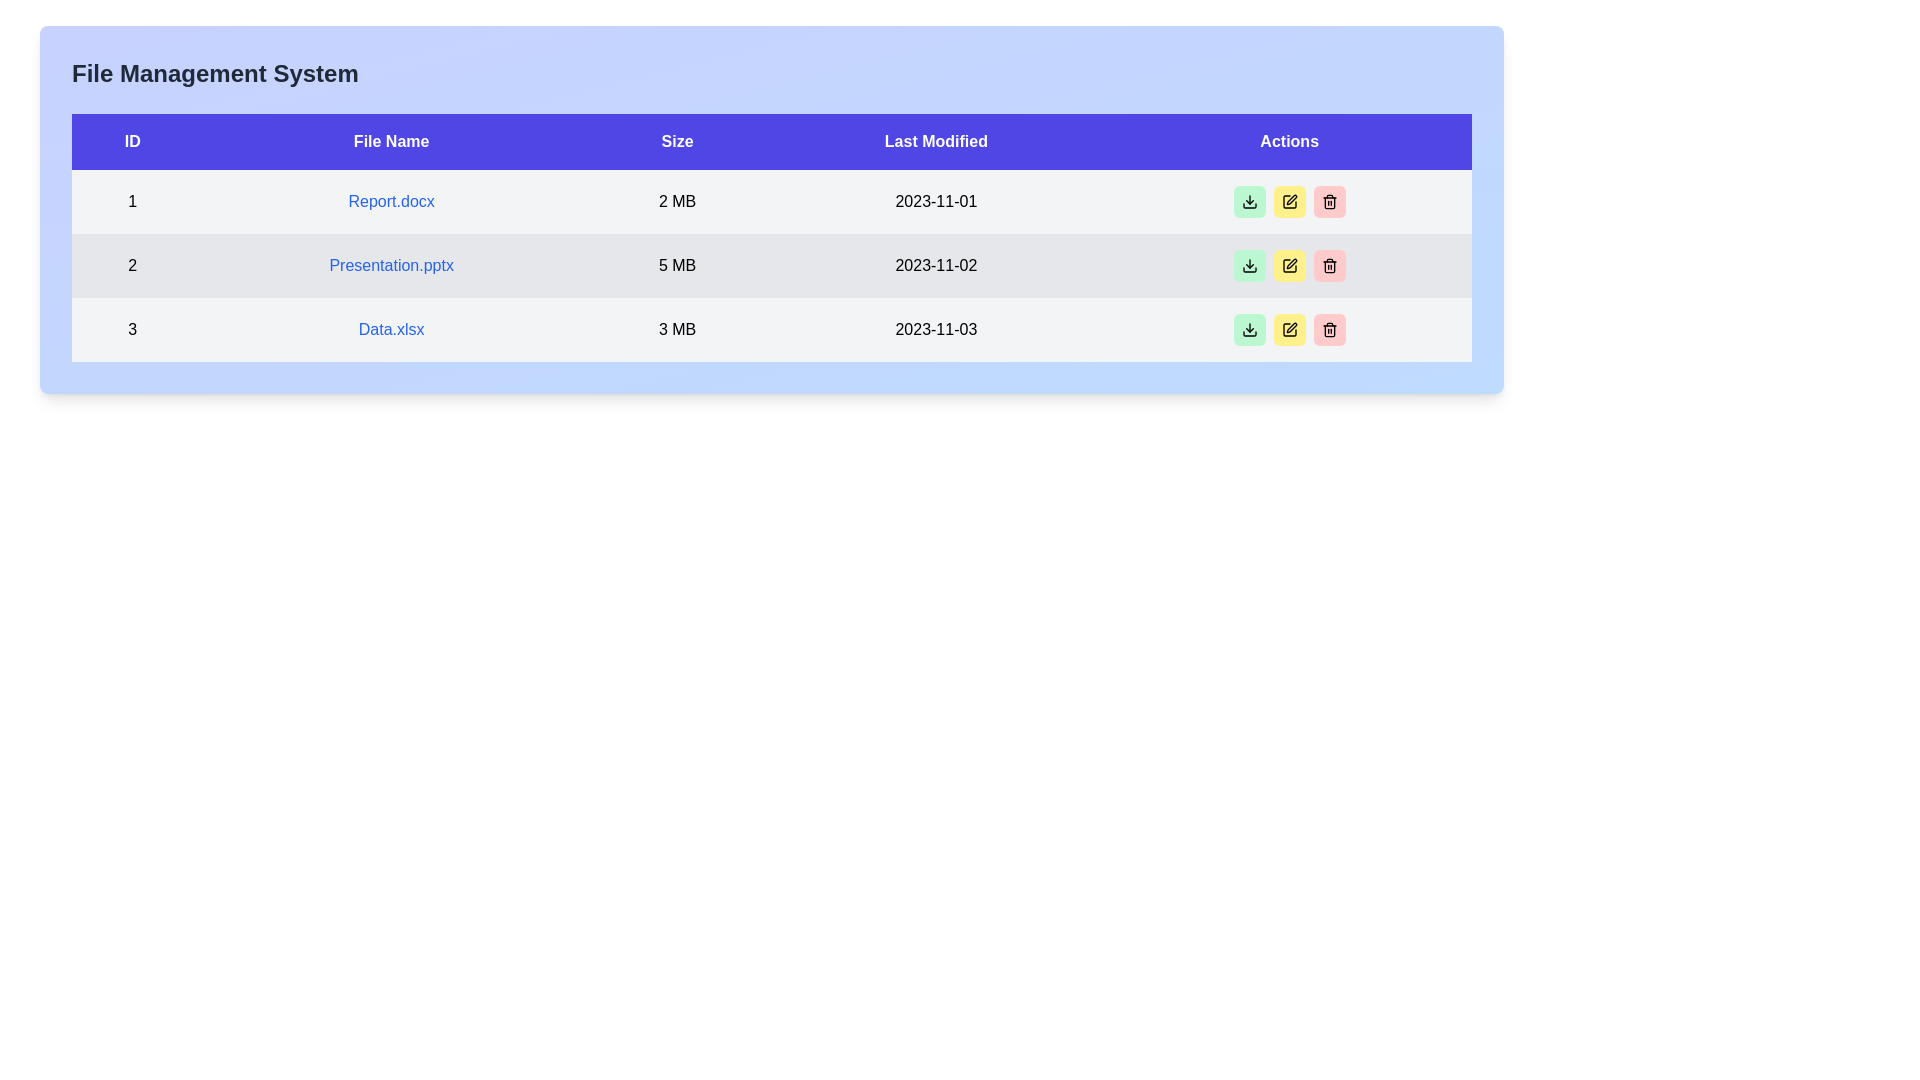 Image resolution: width=1920 pixels, height=1080 pixels. What do you see at coordinates (1289, 329) in the screenshot?
I see `the yellow rectangular button with a black pen icon located in the 'Actions' column of the last row in the 'File Management System' table` at bounding box center [1289, 329].